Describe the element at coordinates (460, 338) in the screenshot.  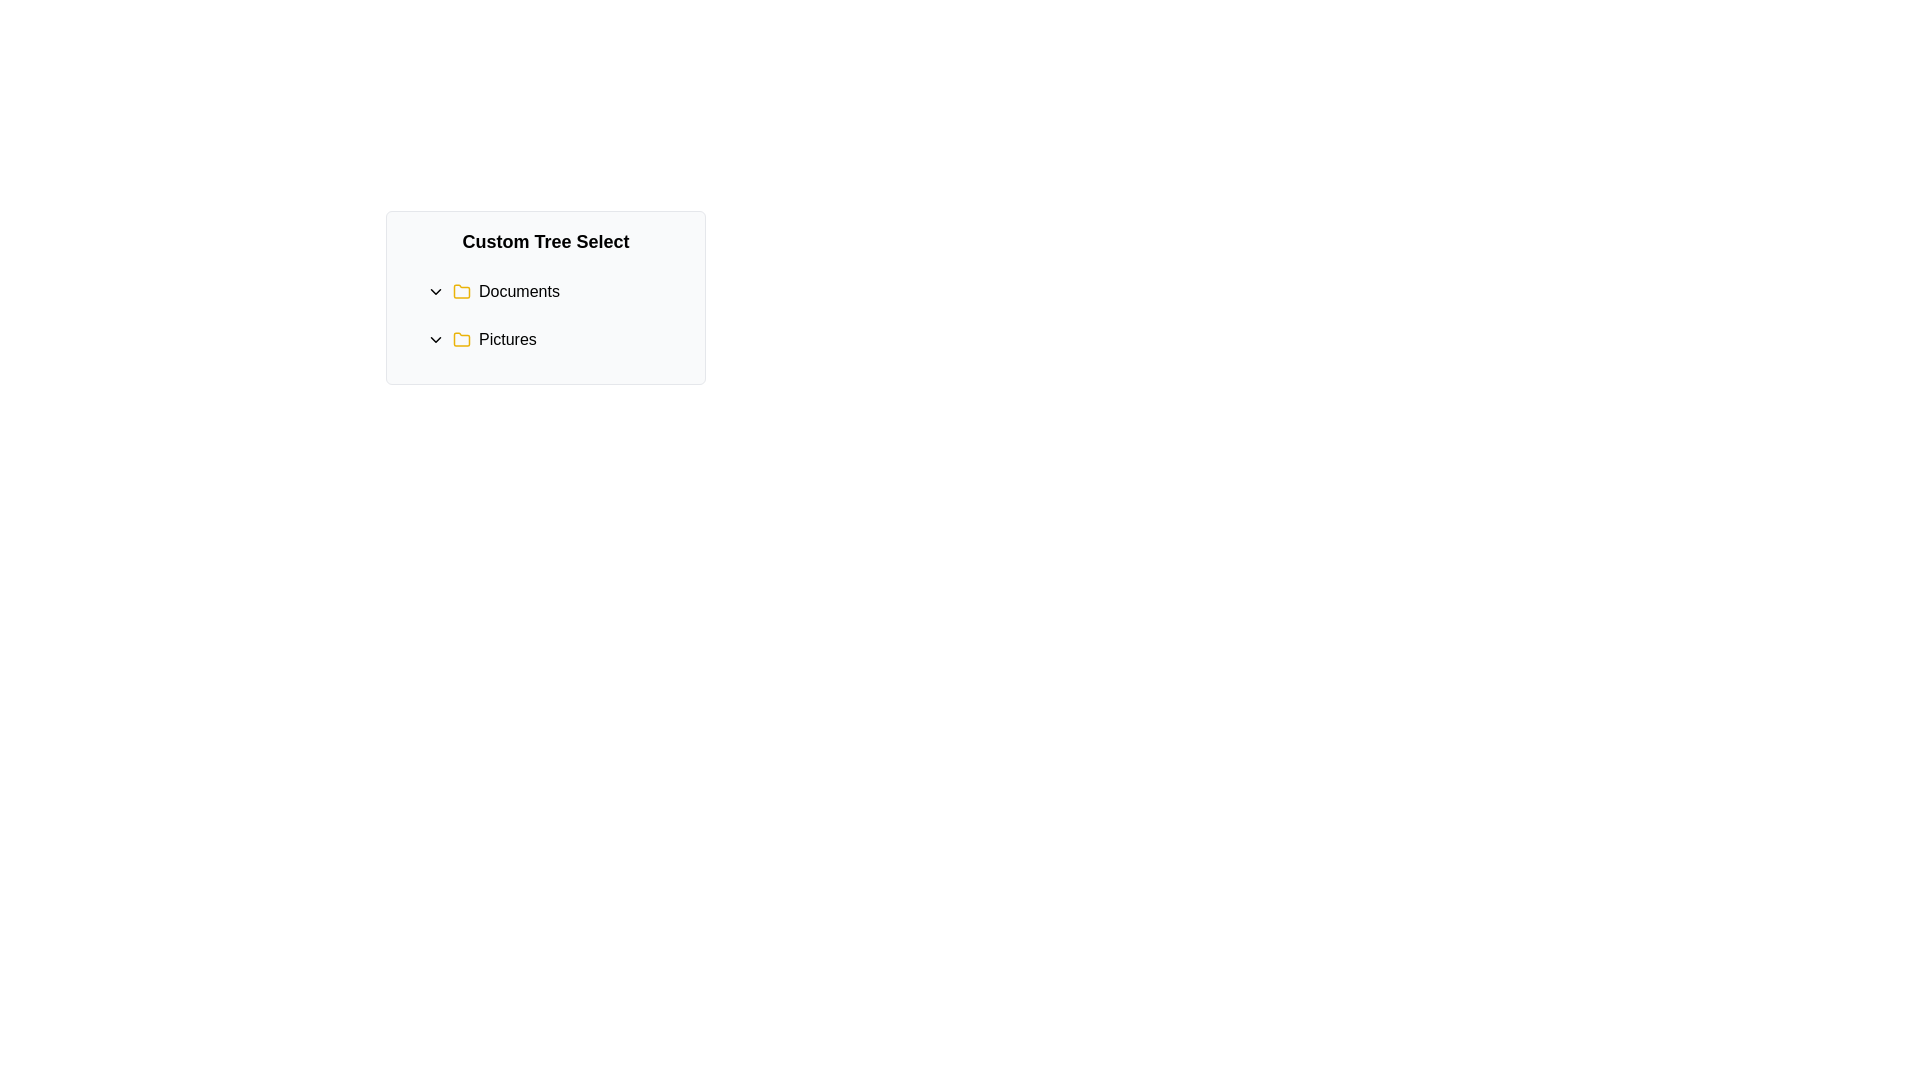
I see `the yellow folder icon located under the 'Pictures' node in the tree structure` at that location.